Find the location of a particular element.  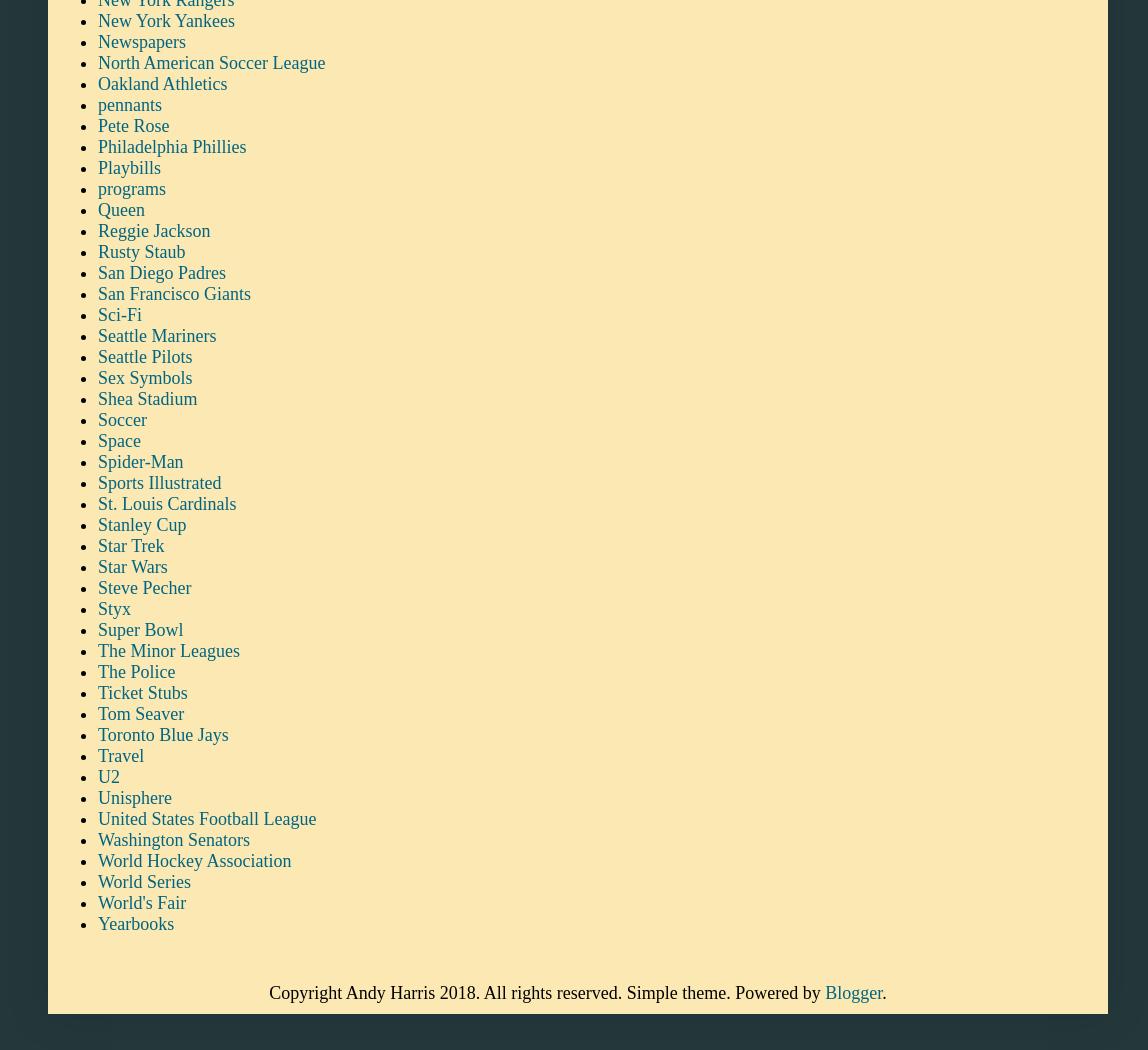

'Stanley Cup' is located at coordinates (142, 522).